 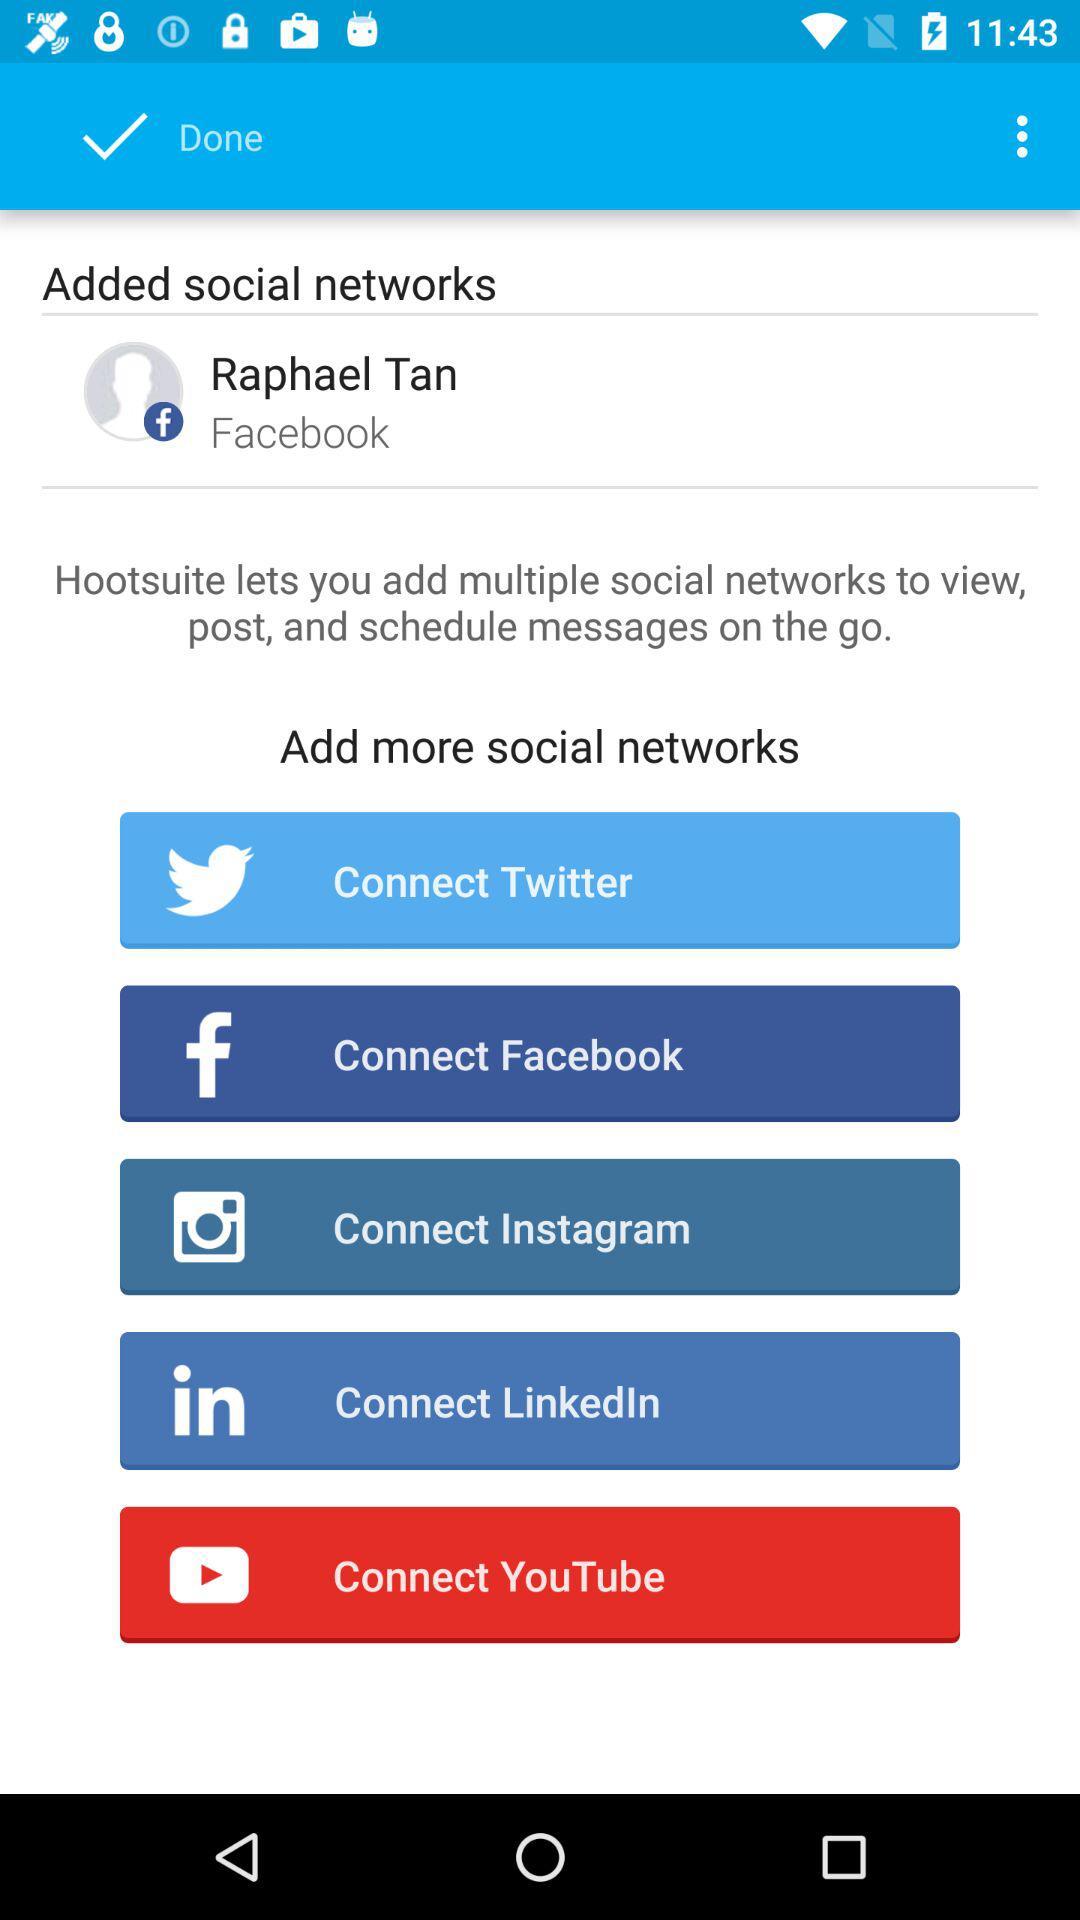 I want to click on item at the top right corner, so click(x=1027, y=135).